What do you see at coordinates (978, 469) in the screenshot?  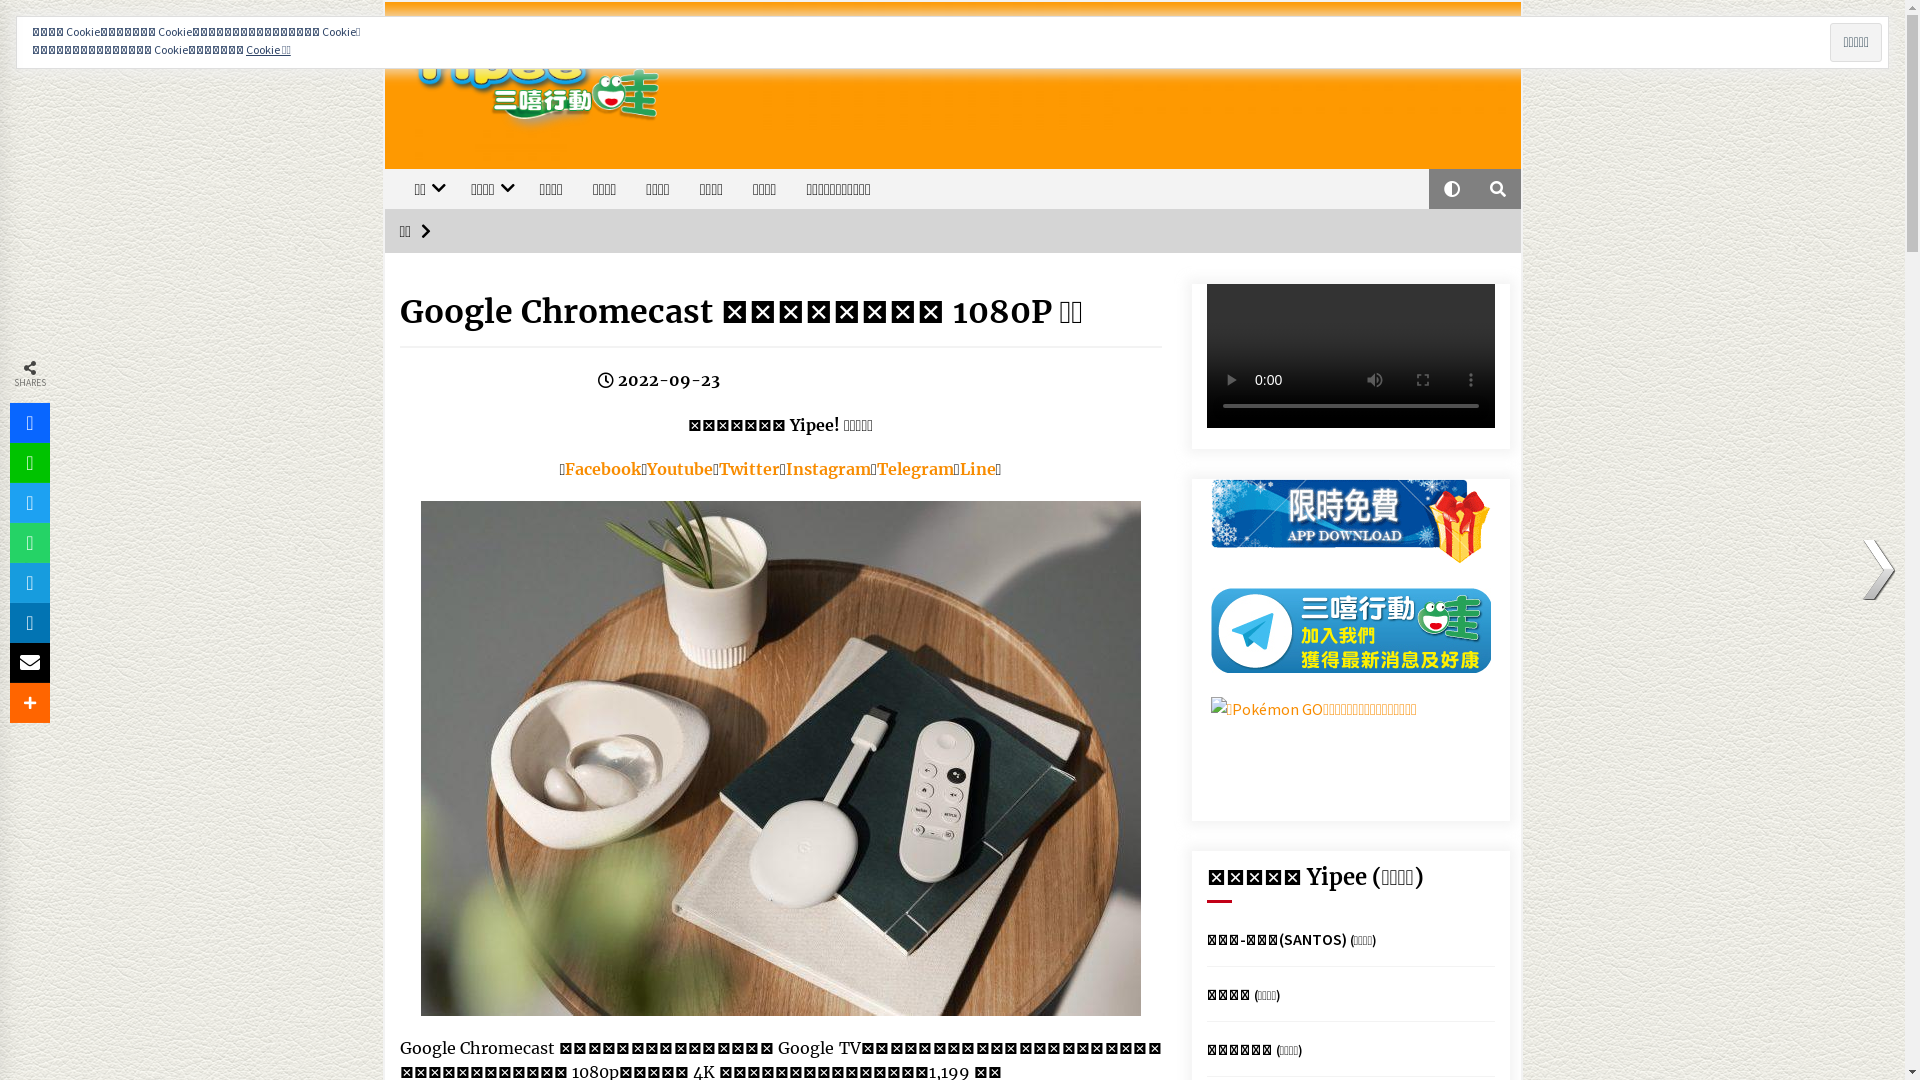 I see `'Line'` at bounding box center [978, 469].